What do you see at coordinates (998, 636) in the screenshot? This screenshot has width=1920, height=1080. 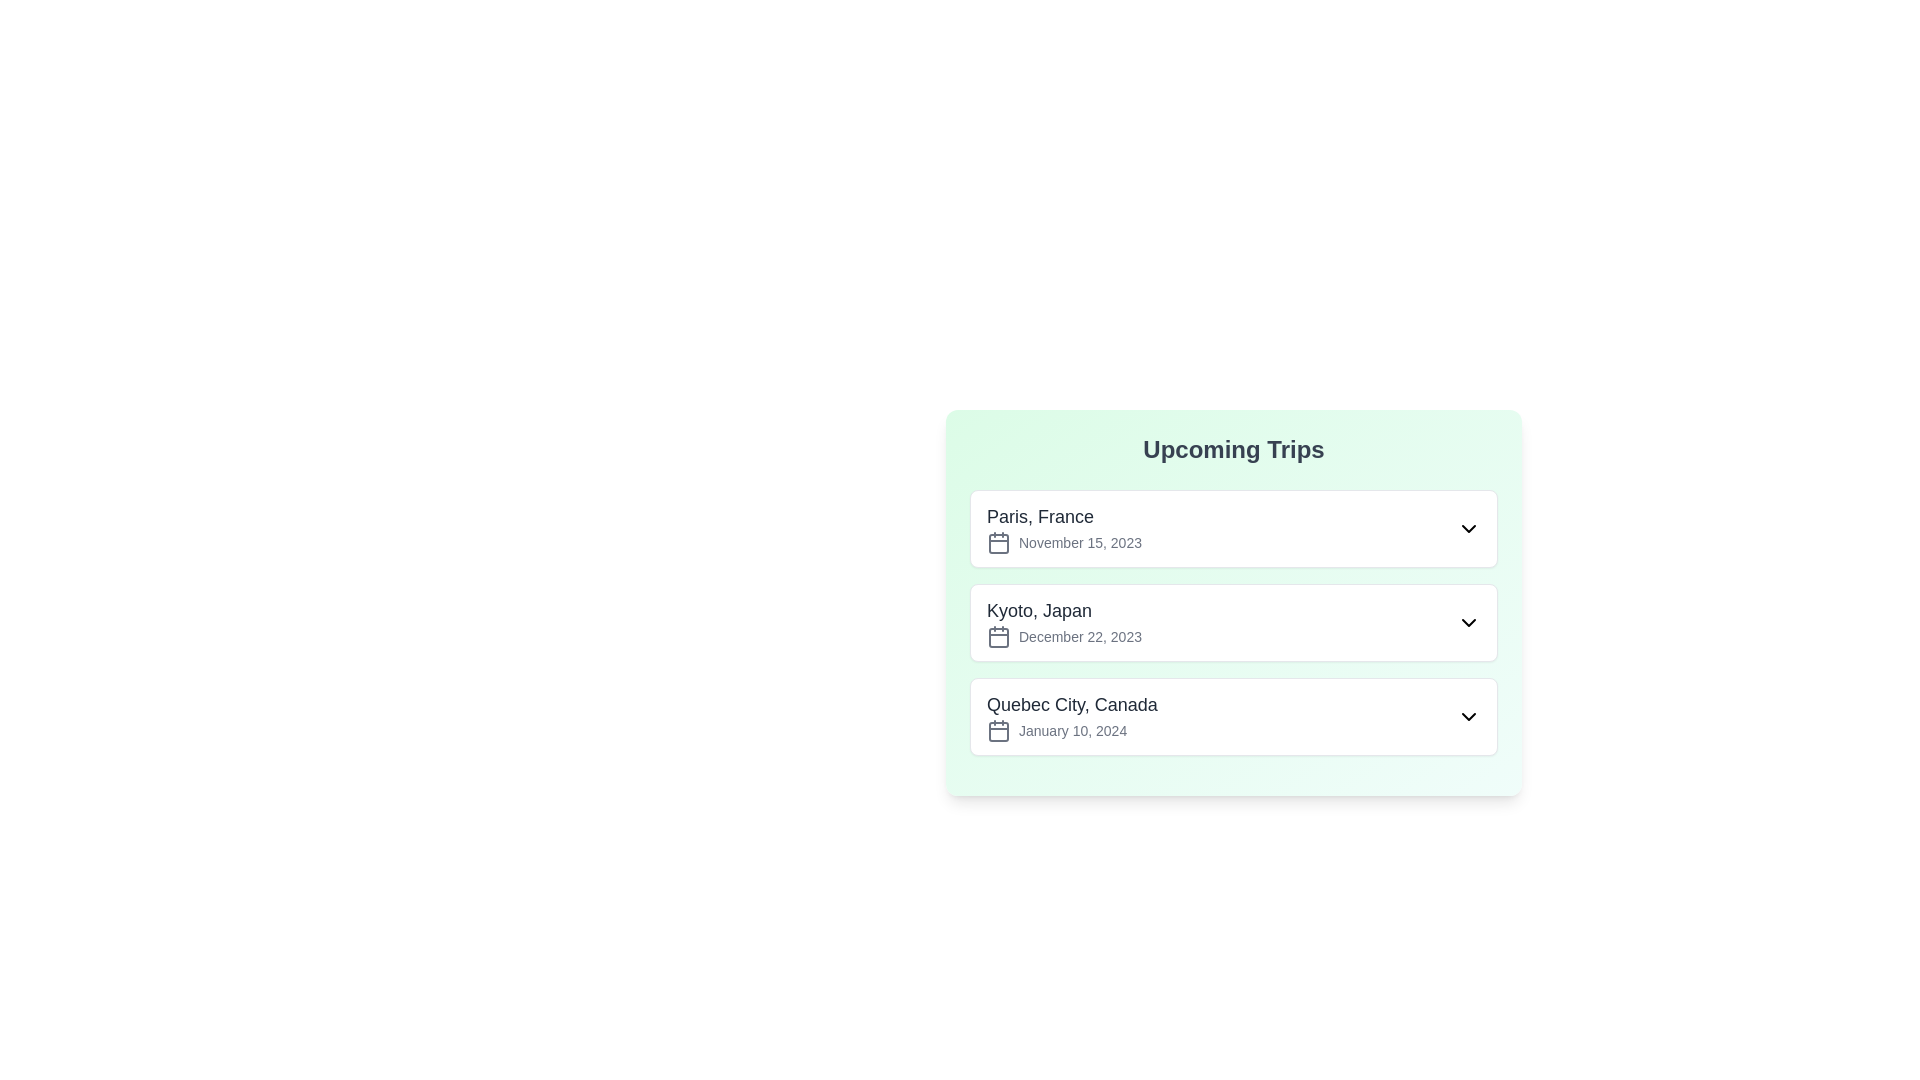 I see `the icon associated with the date 'December 22, 2023', located slightly to the left of the date text in the 'Upcoming Trips' list` at bounding box center [998, 636].